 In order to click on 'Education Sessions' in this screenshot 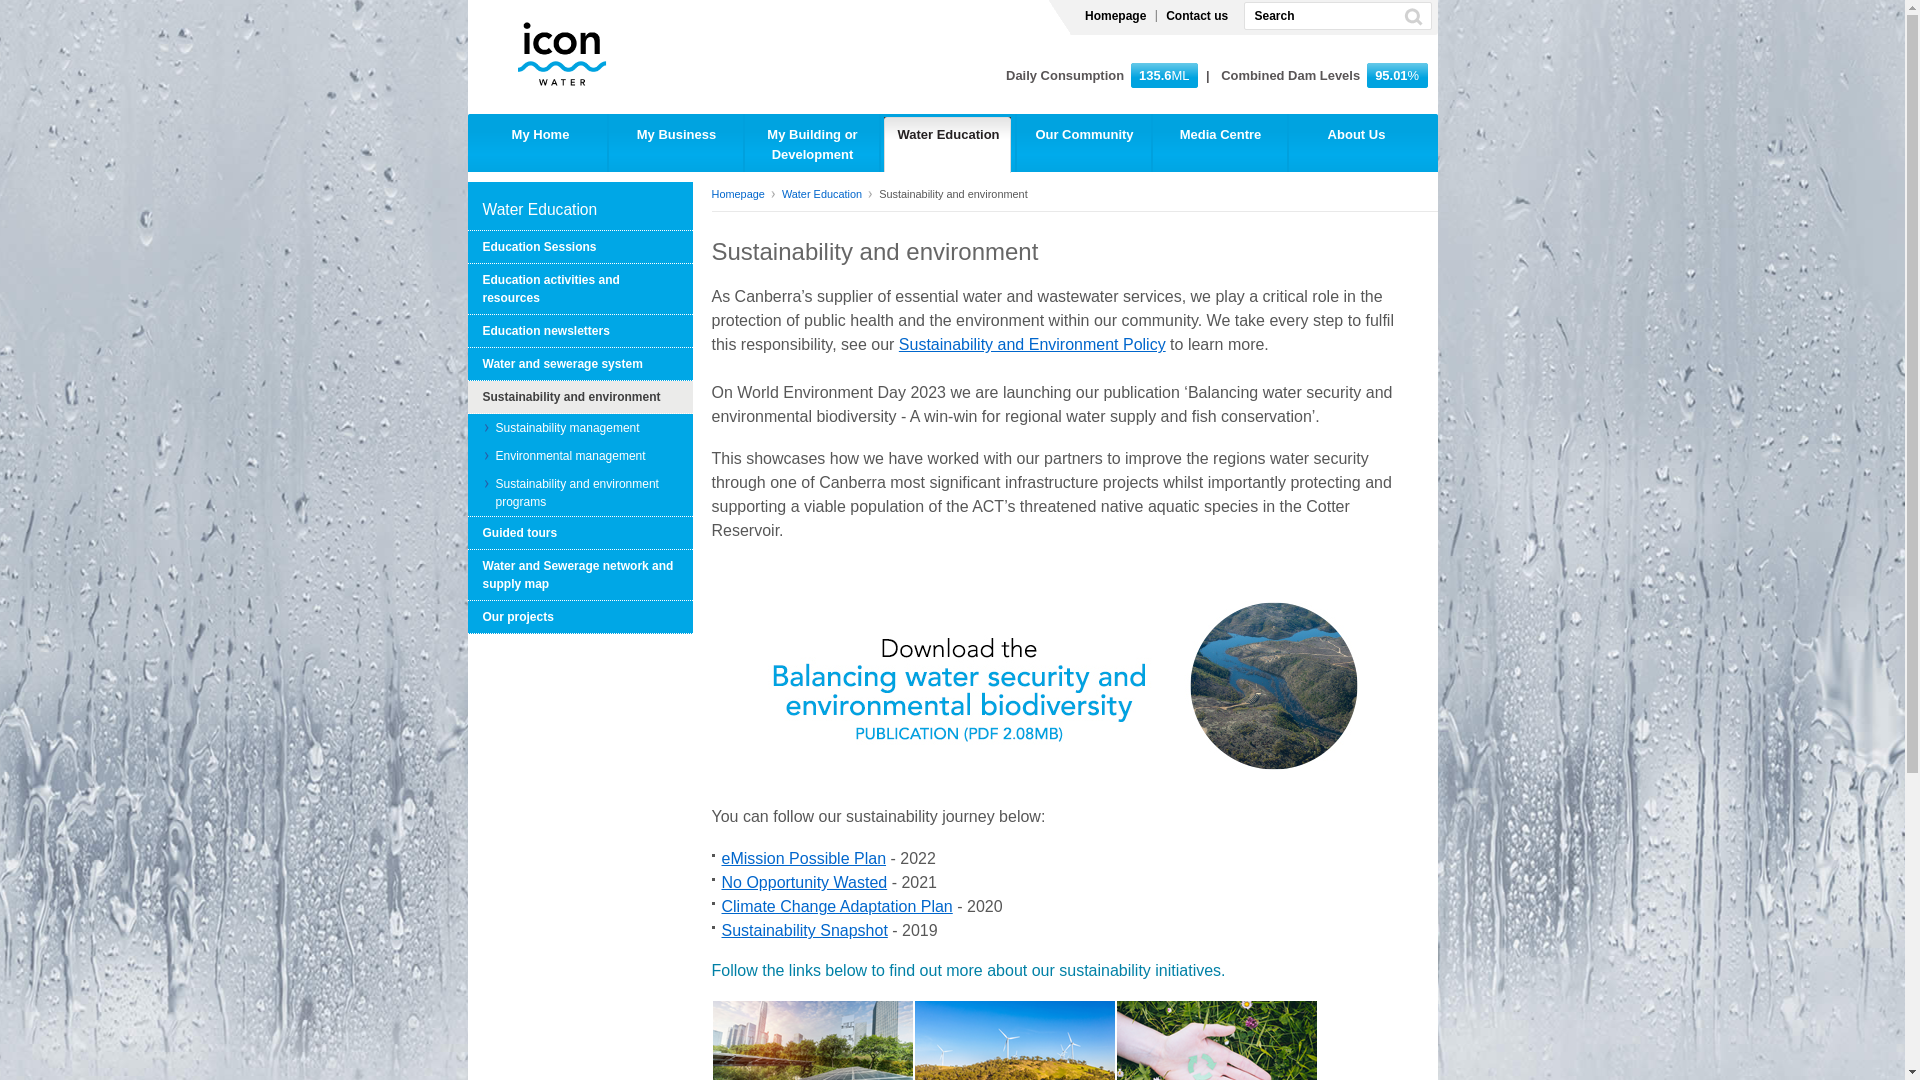, I will do `click(579, 246)`.